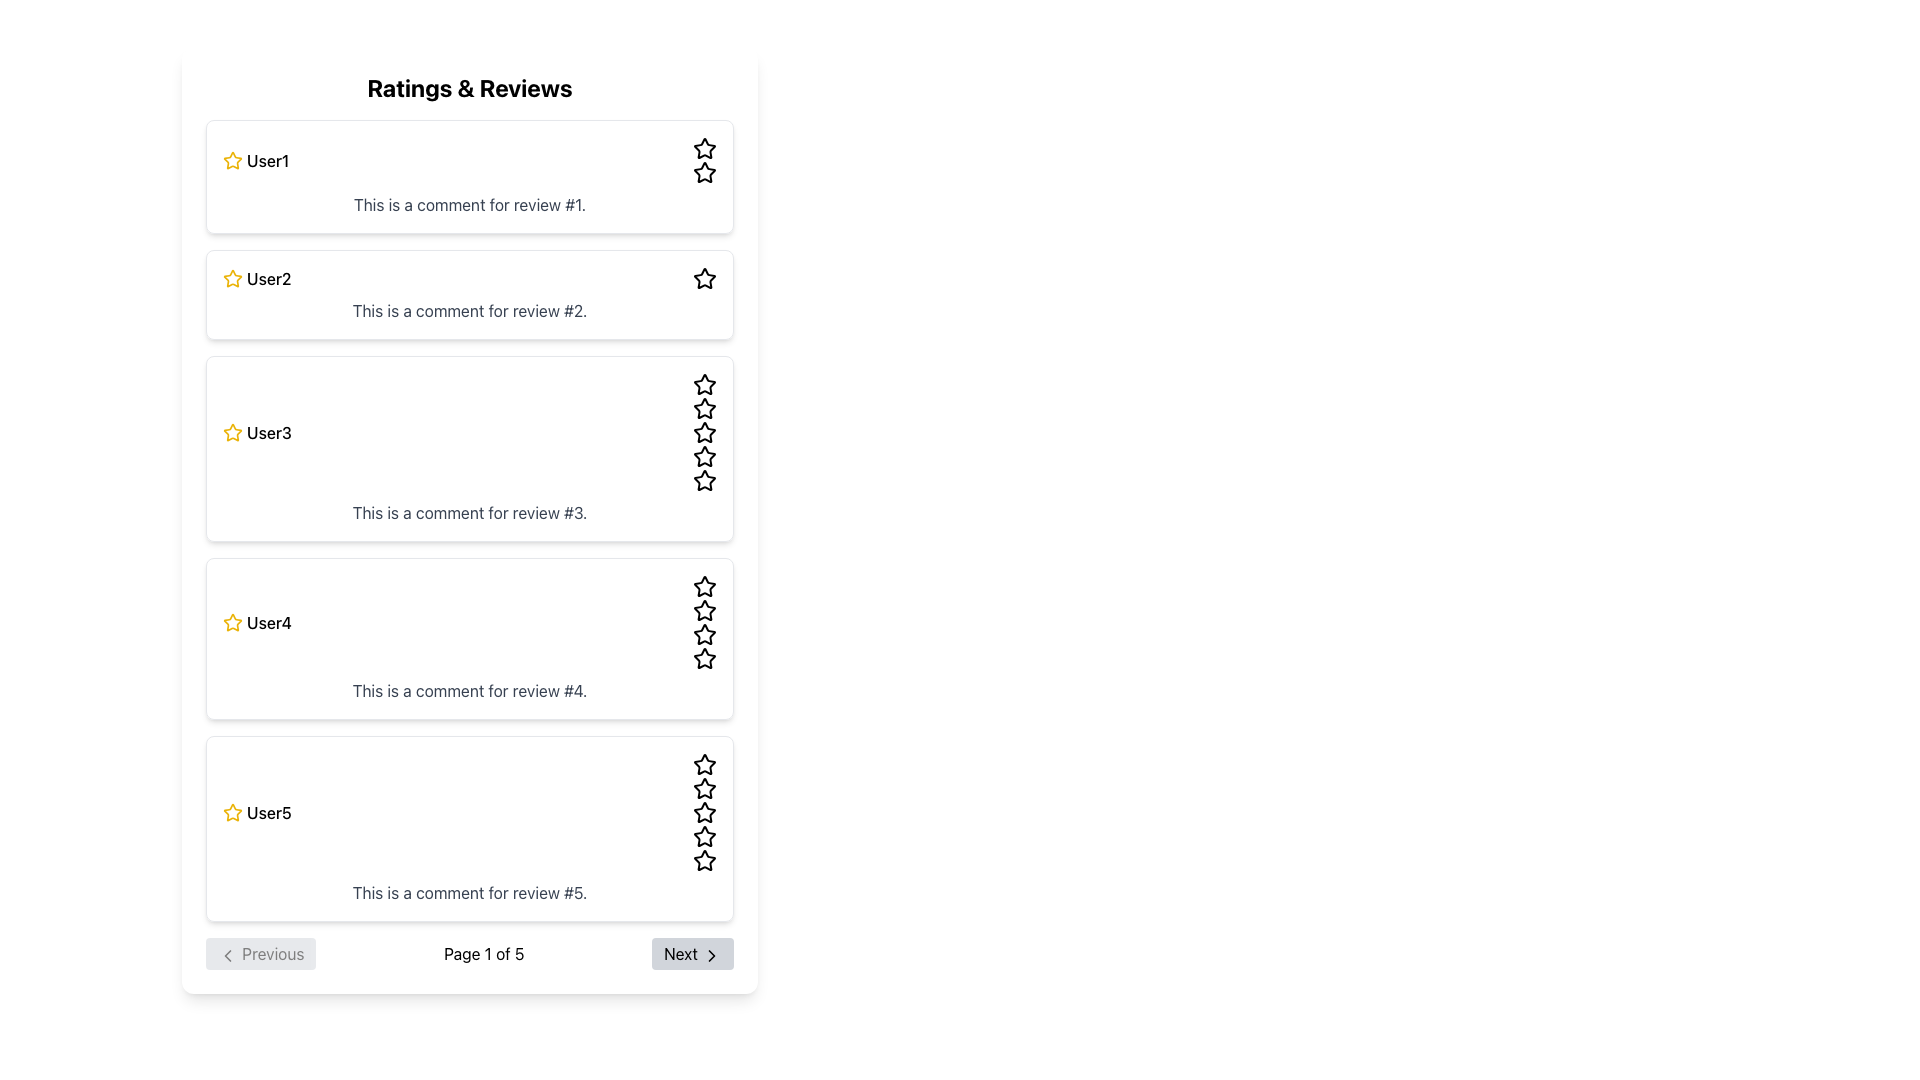 Image resolution: width=1920 pixels, height=1080 pixels. I want to click on the second star-shaped icon in the vertical stack of stars for user 'User5' in the fifth review card, so click(705, 788).